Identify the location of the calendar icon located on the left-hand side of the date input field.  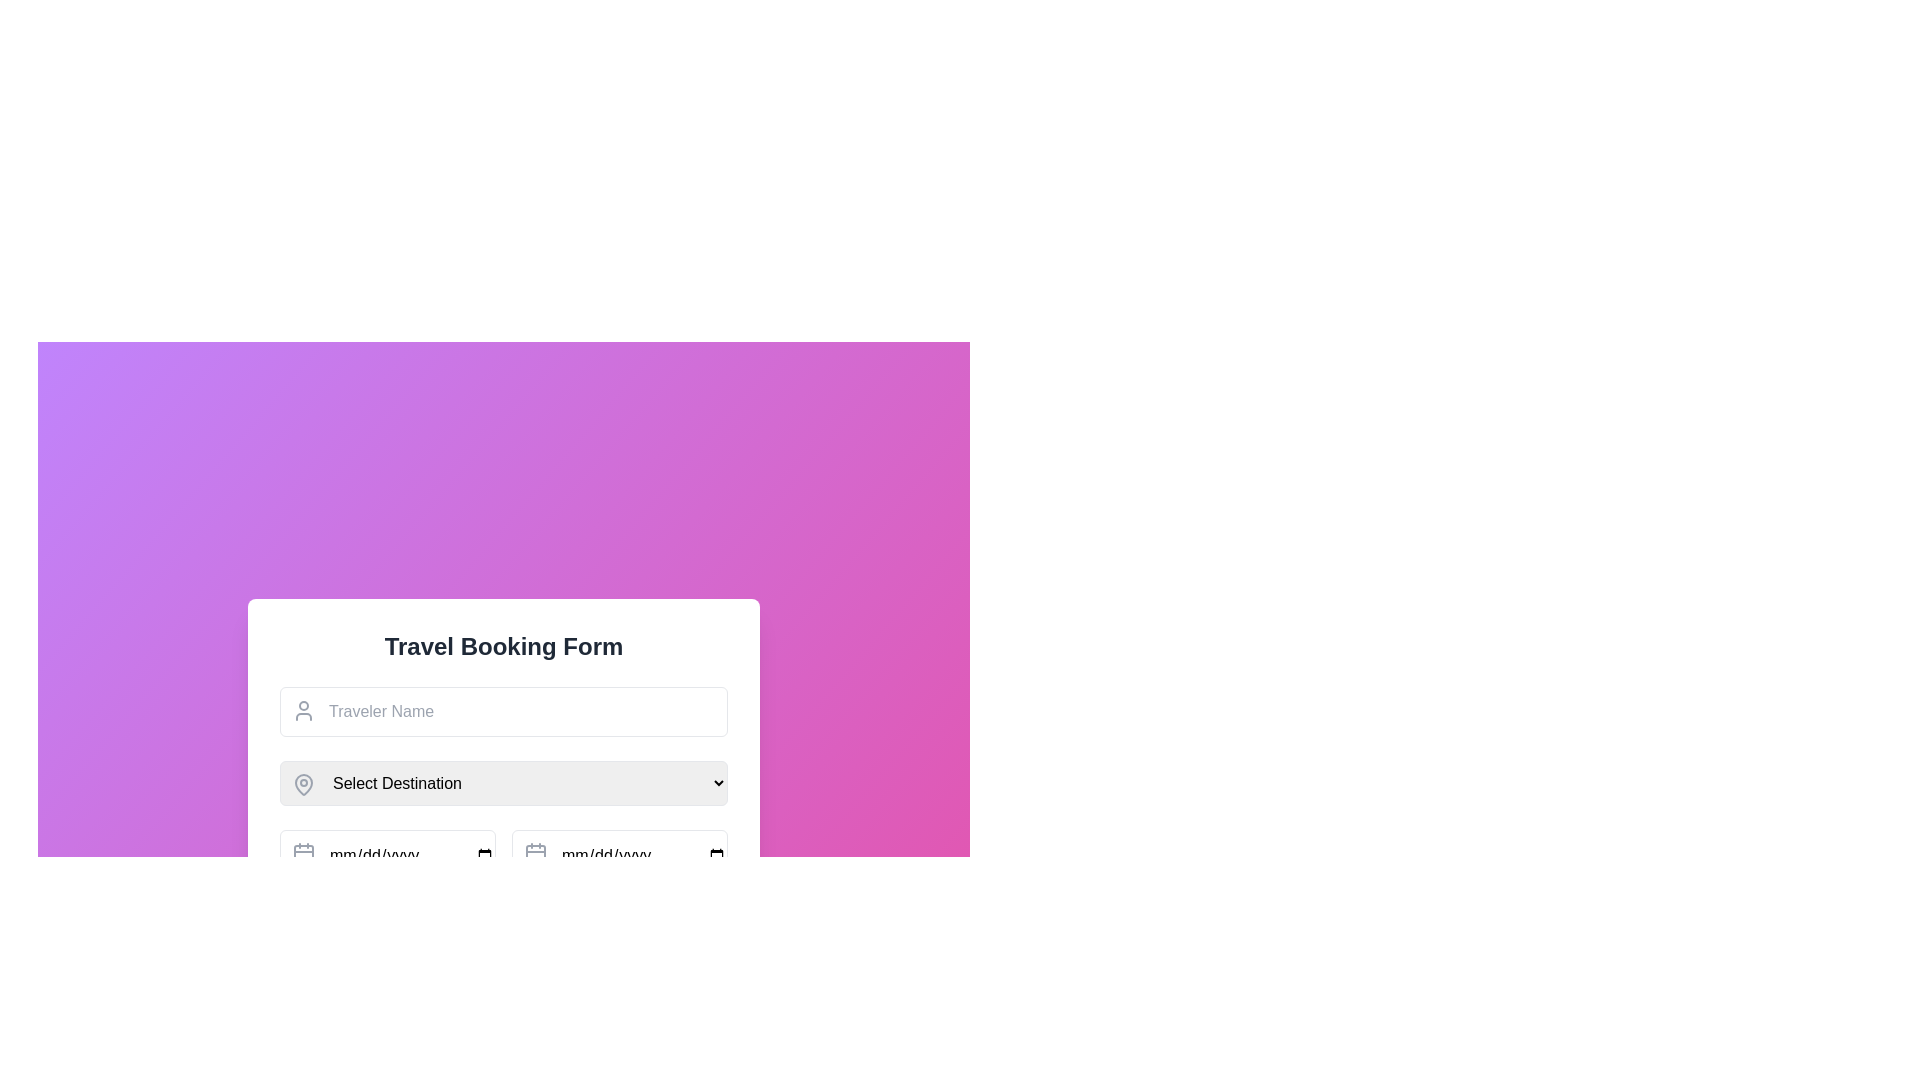
(302, 853).